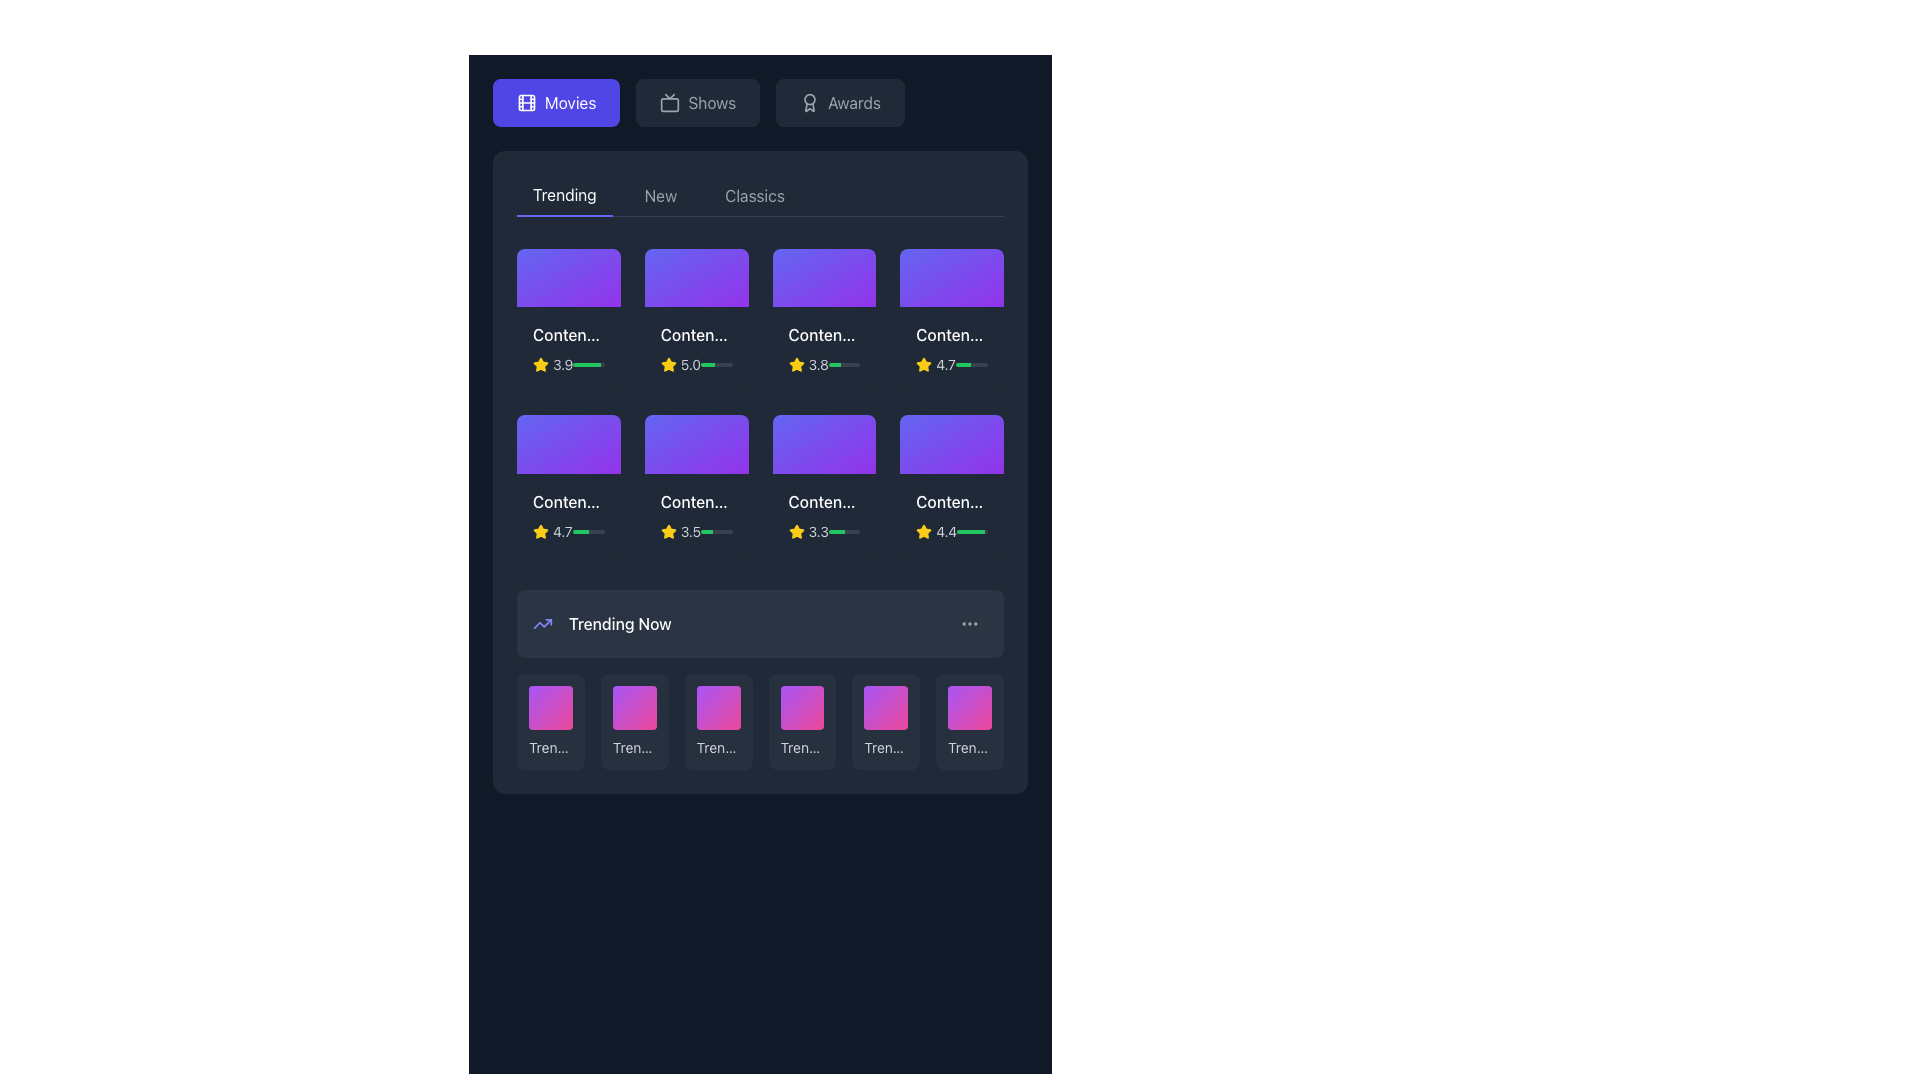 This screenshot has width=1920, height=1080. What do you see at coordinates (668, 365) in the screenshot?
I see `the yellow star-shaped icon in the 'Trending' section, which is the third star icon in the first row of the grid` at bounding box center [668, 365].